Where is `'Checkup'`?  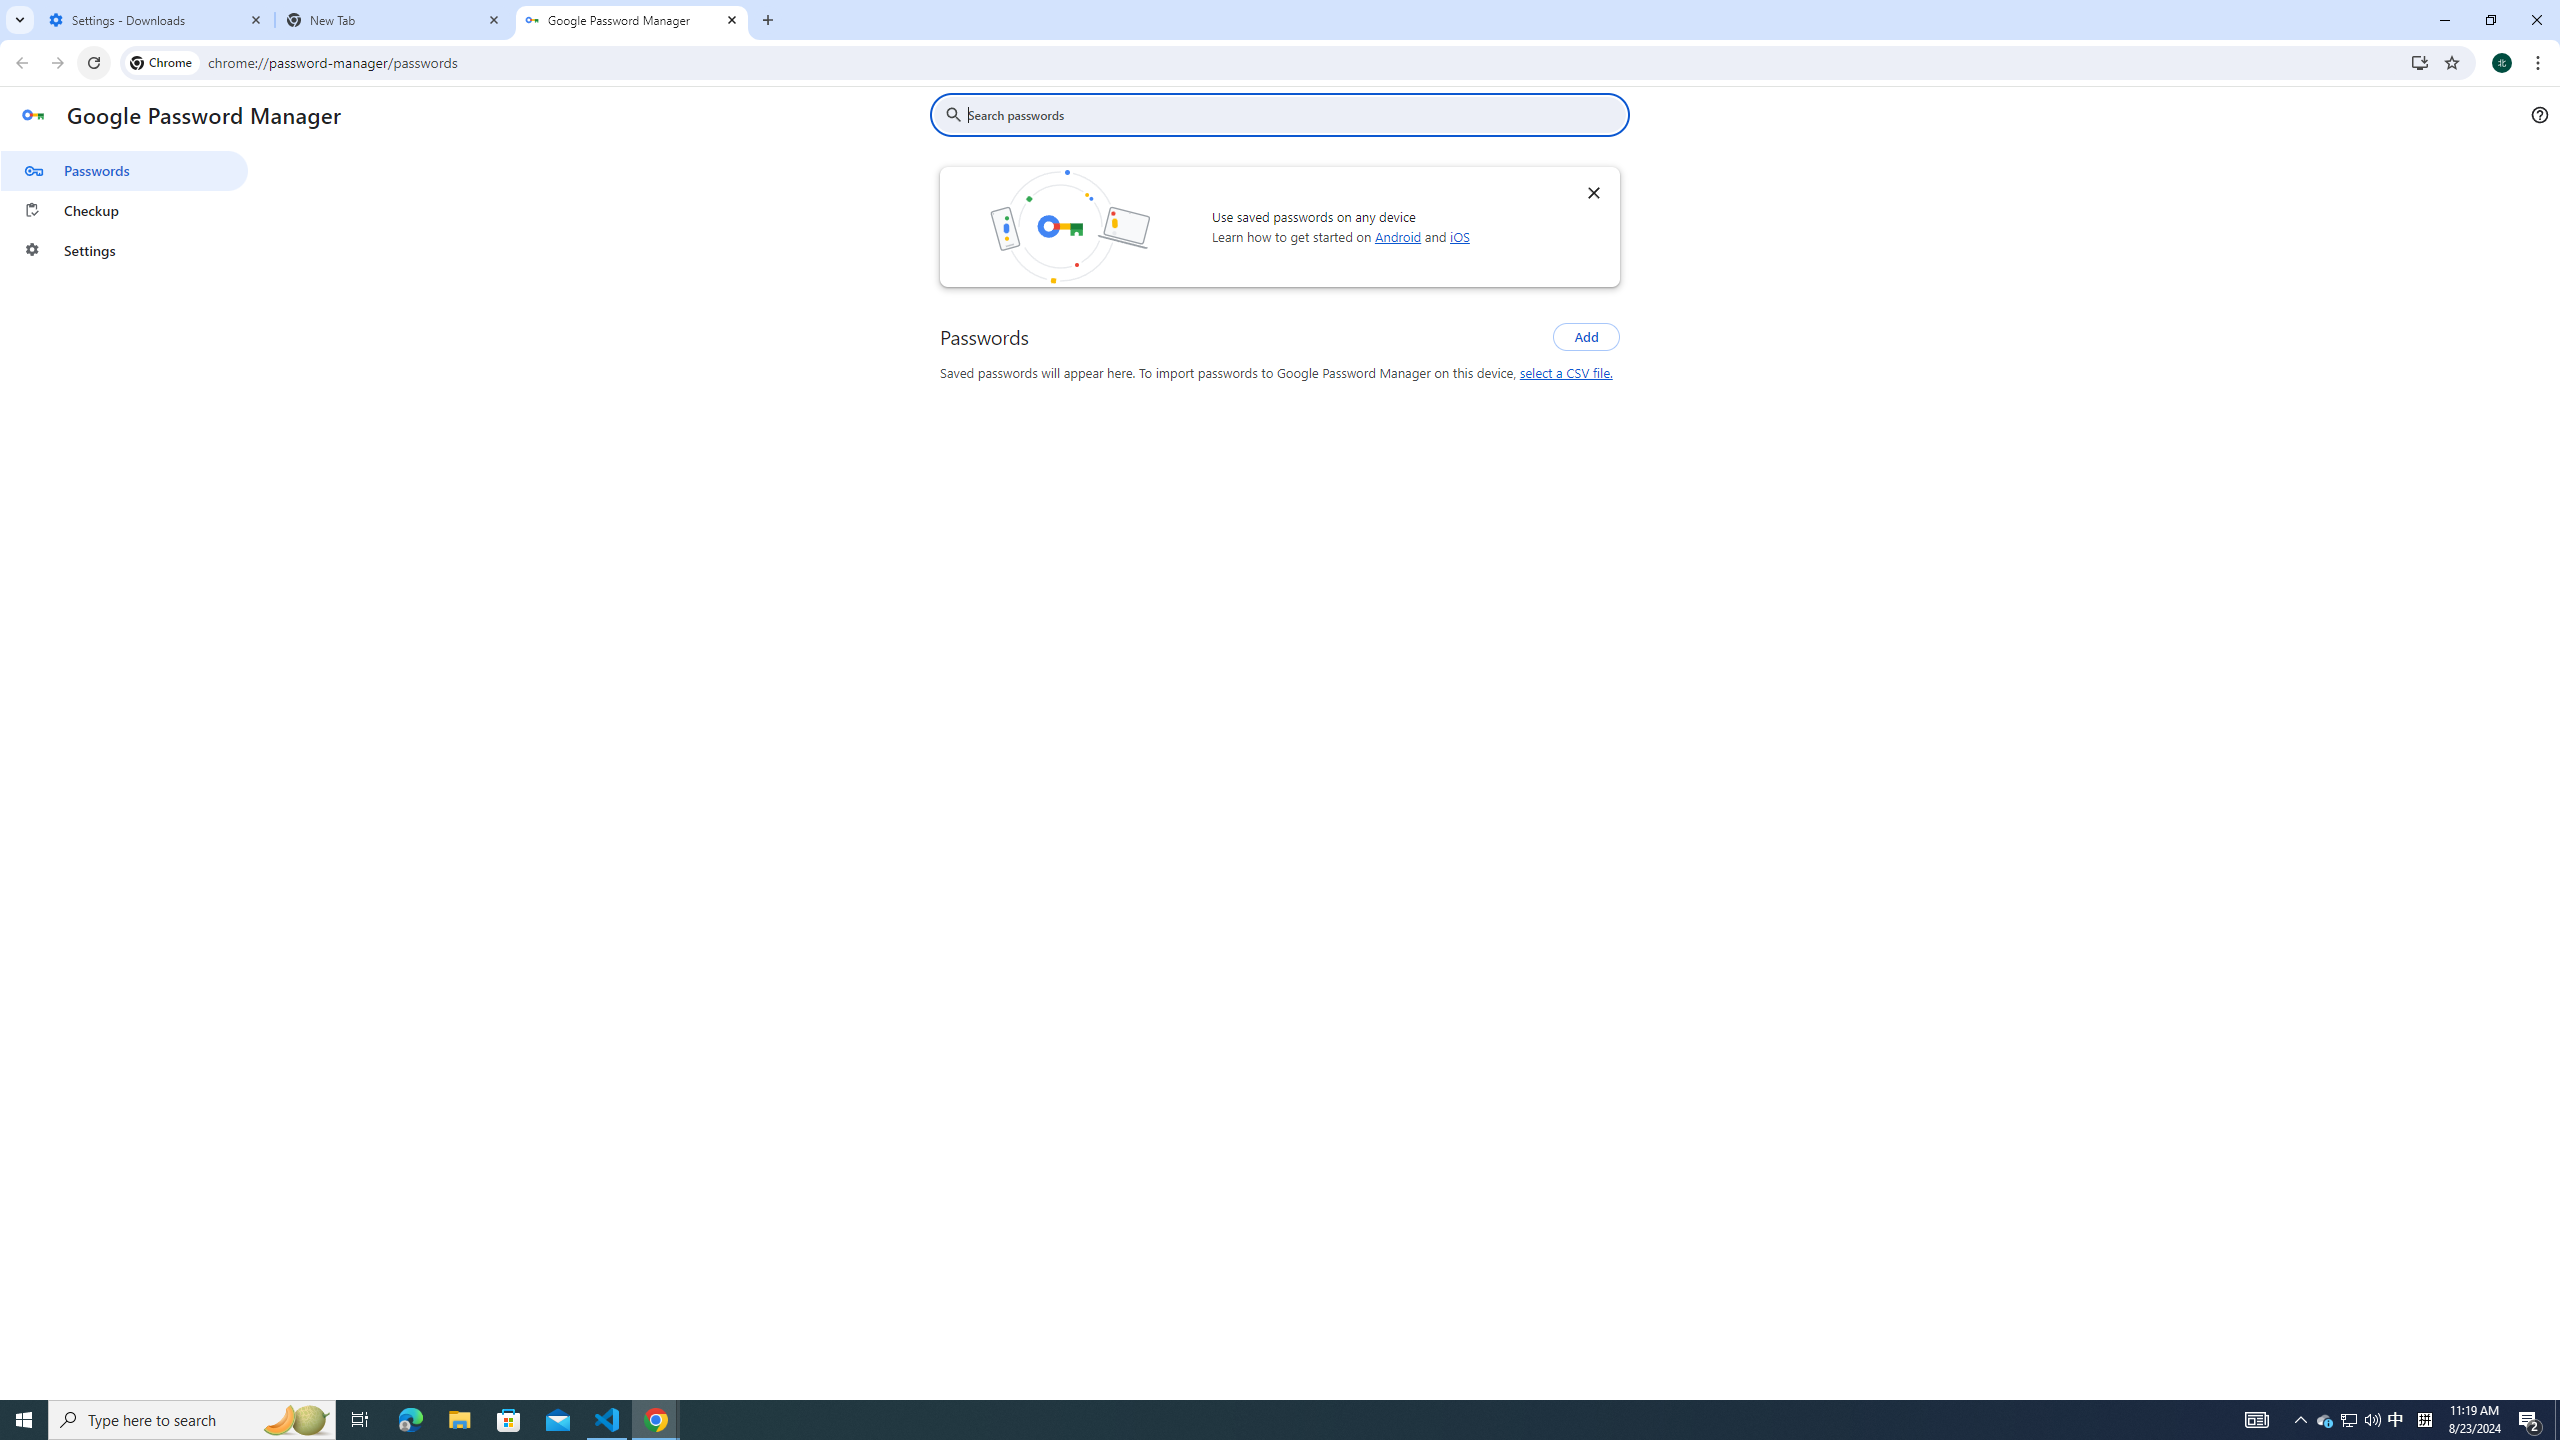
'Checkup' is located at coordinates (123, 210).